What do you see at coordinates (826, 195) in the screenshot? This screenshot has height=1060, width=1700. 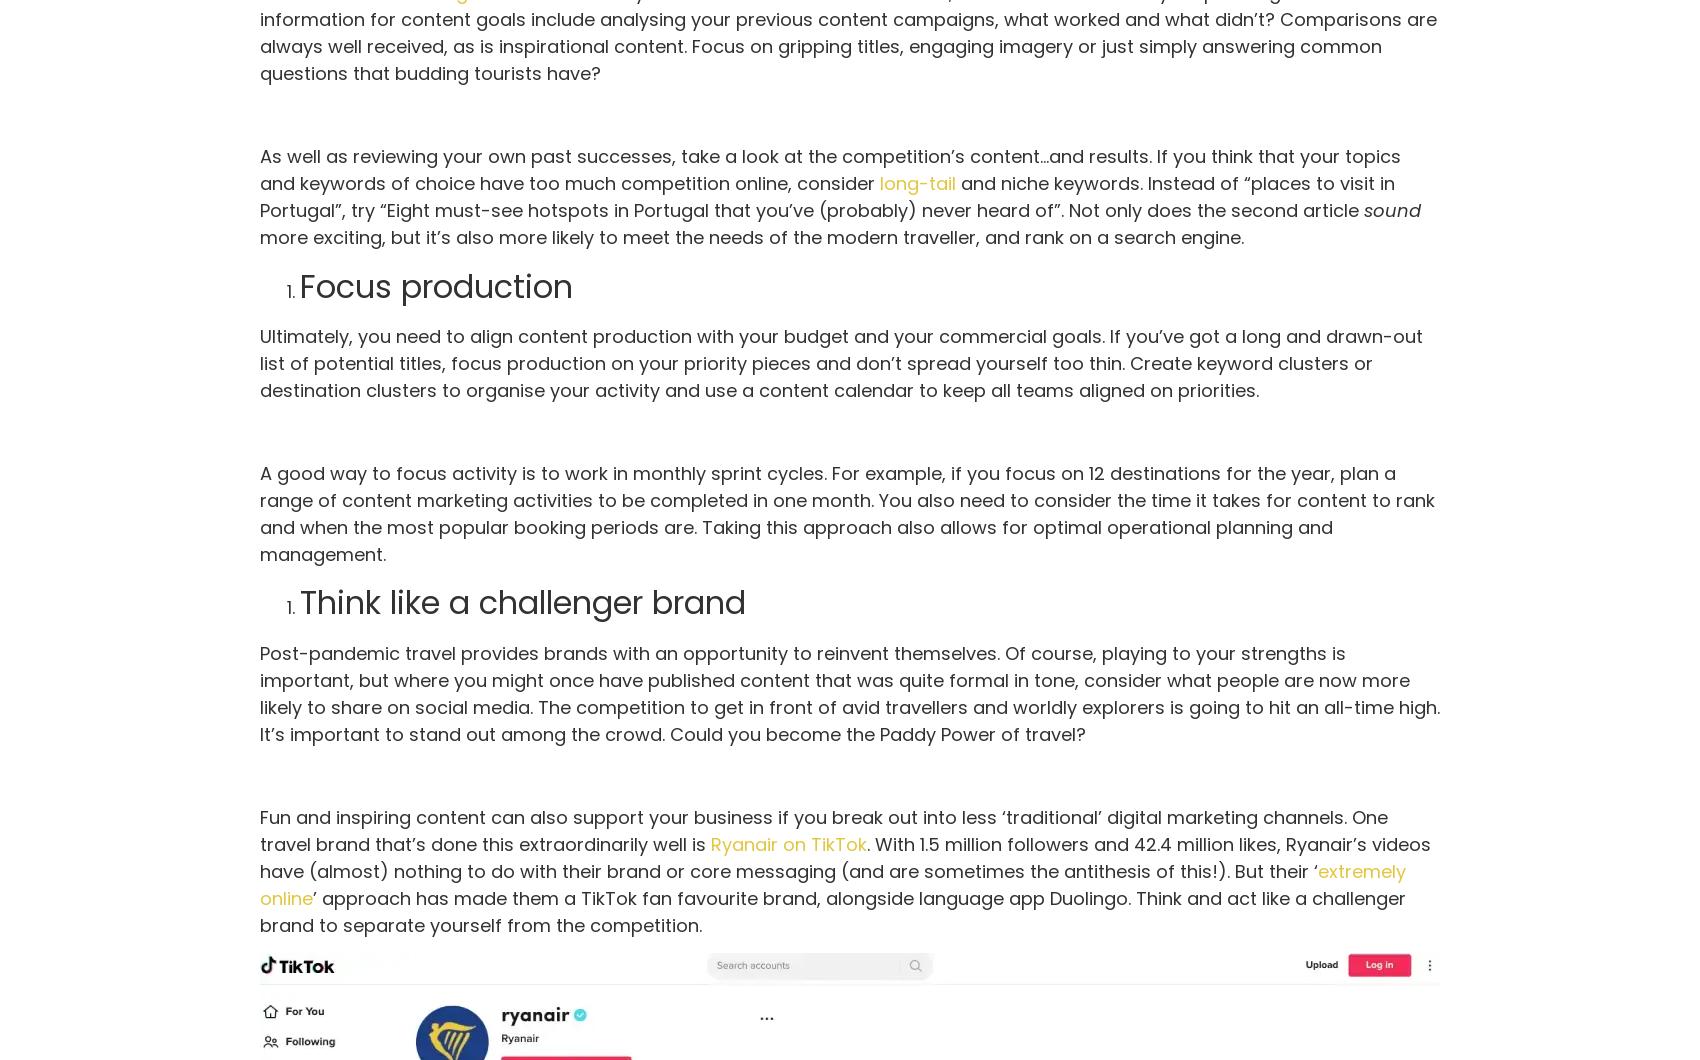 I see `'and niche keywords. Instead of “places to visit in Portugal”, try “Eight must-see hotspots in Portugal that you’ve (probably) never heard of”. Not only does the second article'` at bounding box center [826, 195].